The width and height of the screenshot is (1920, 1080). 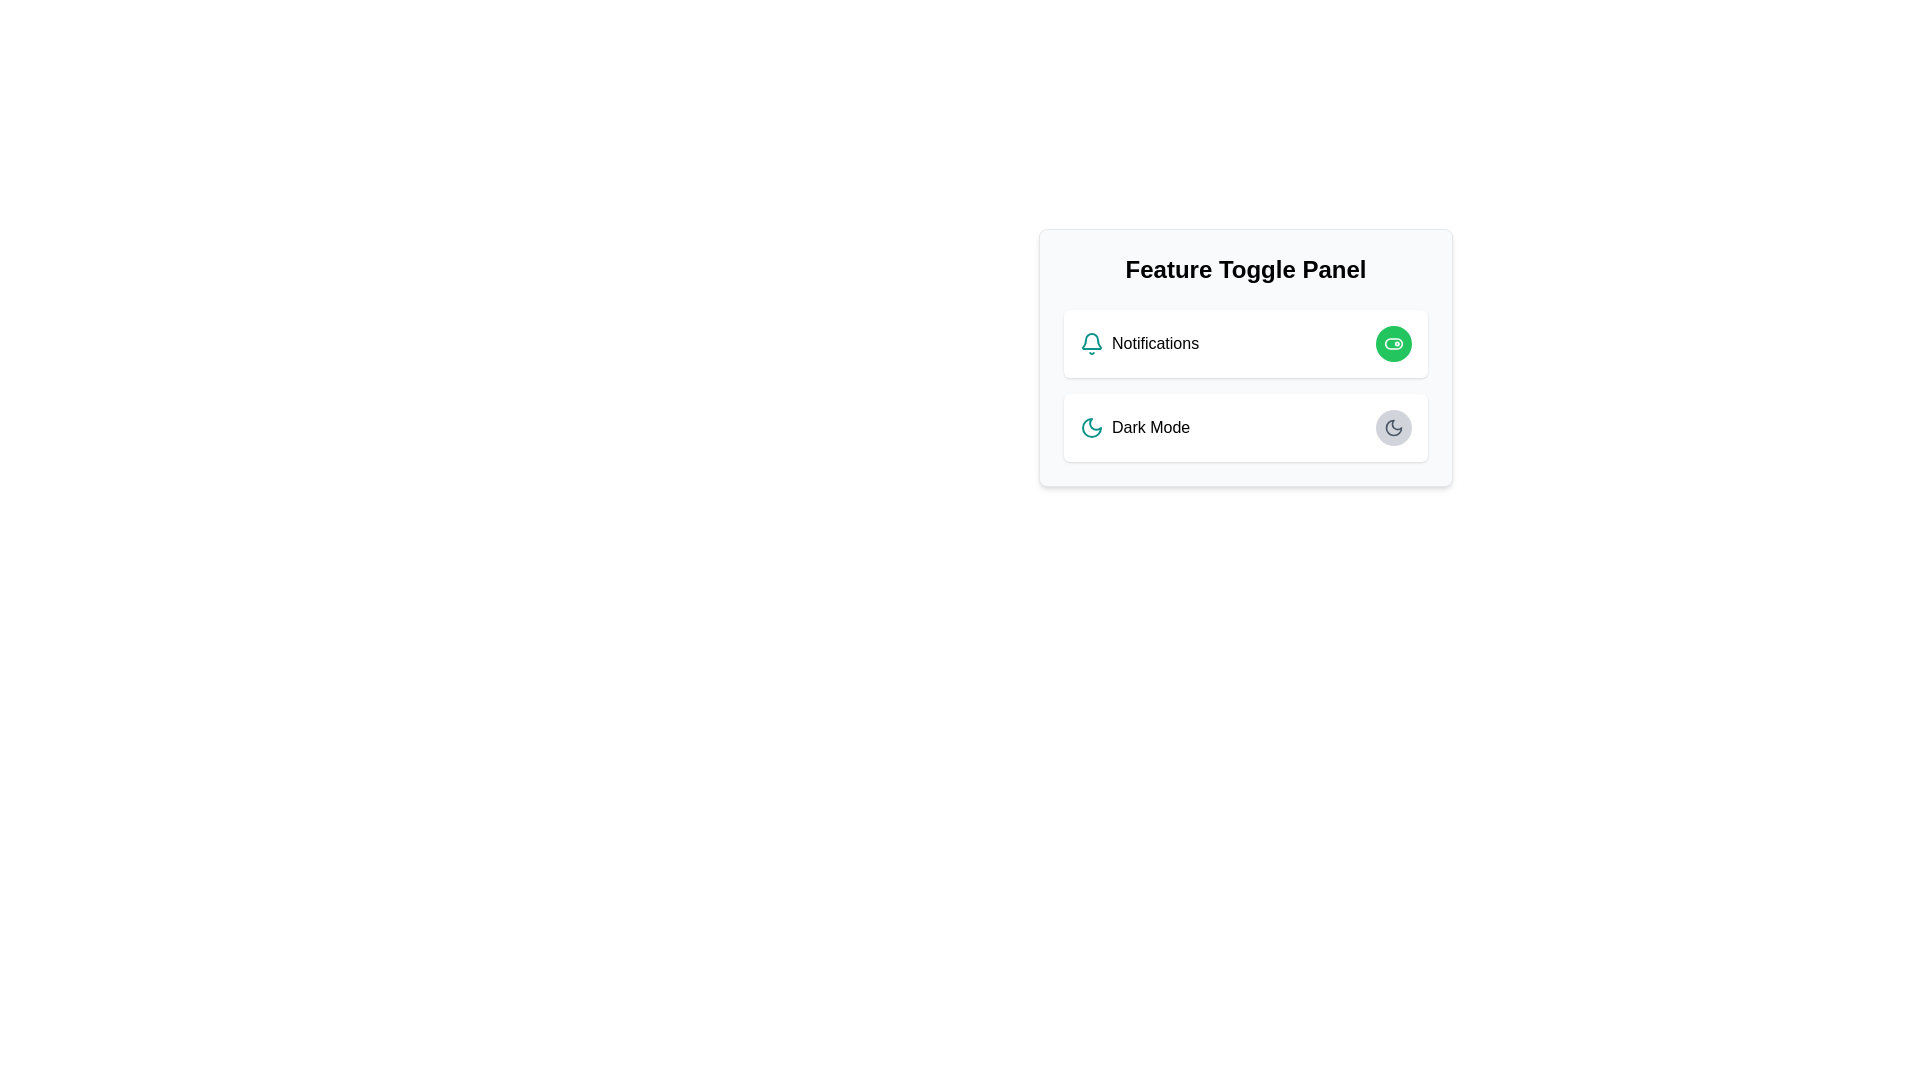 I want to click on the green toggle background component located adjacent to the 'Notifications' label in the toggle panel, so click(x=1392, y=342).